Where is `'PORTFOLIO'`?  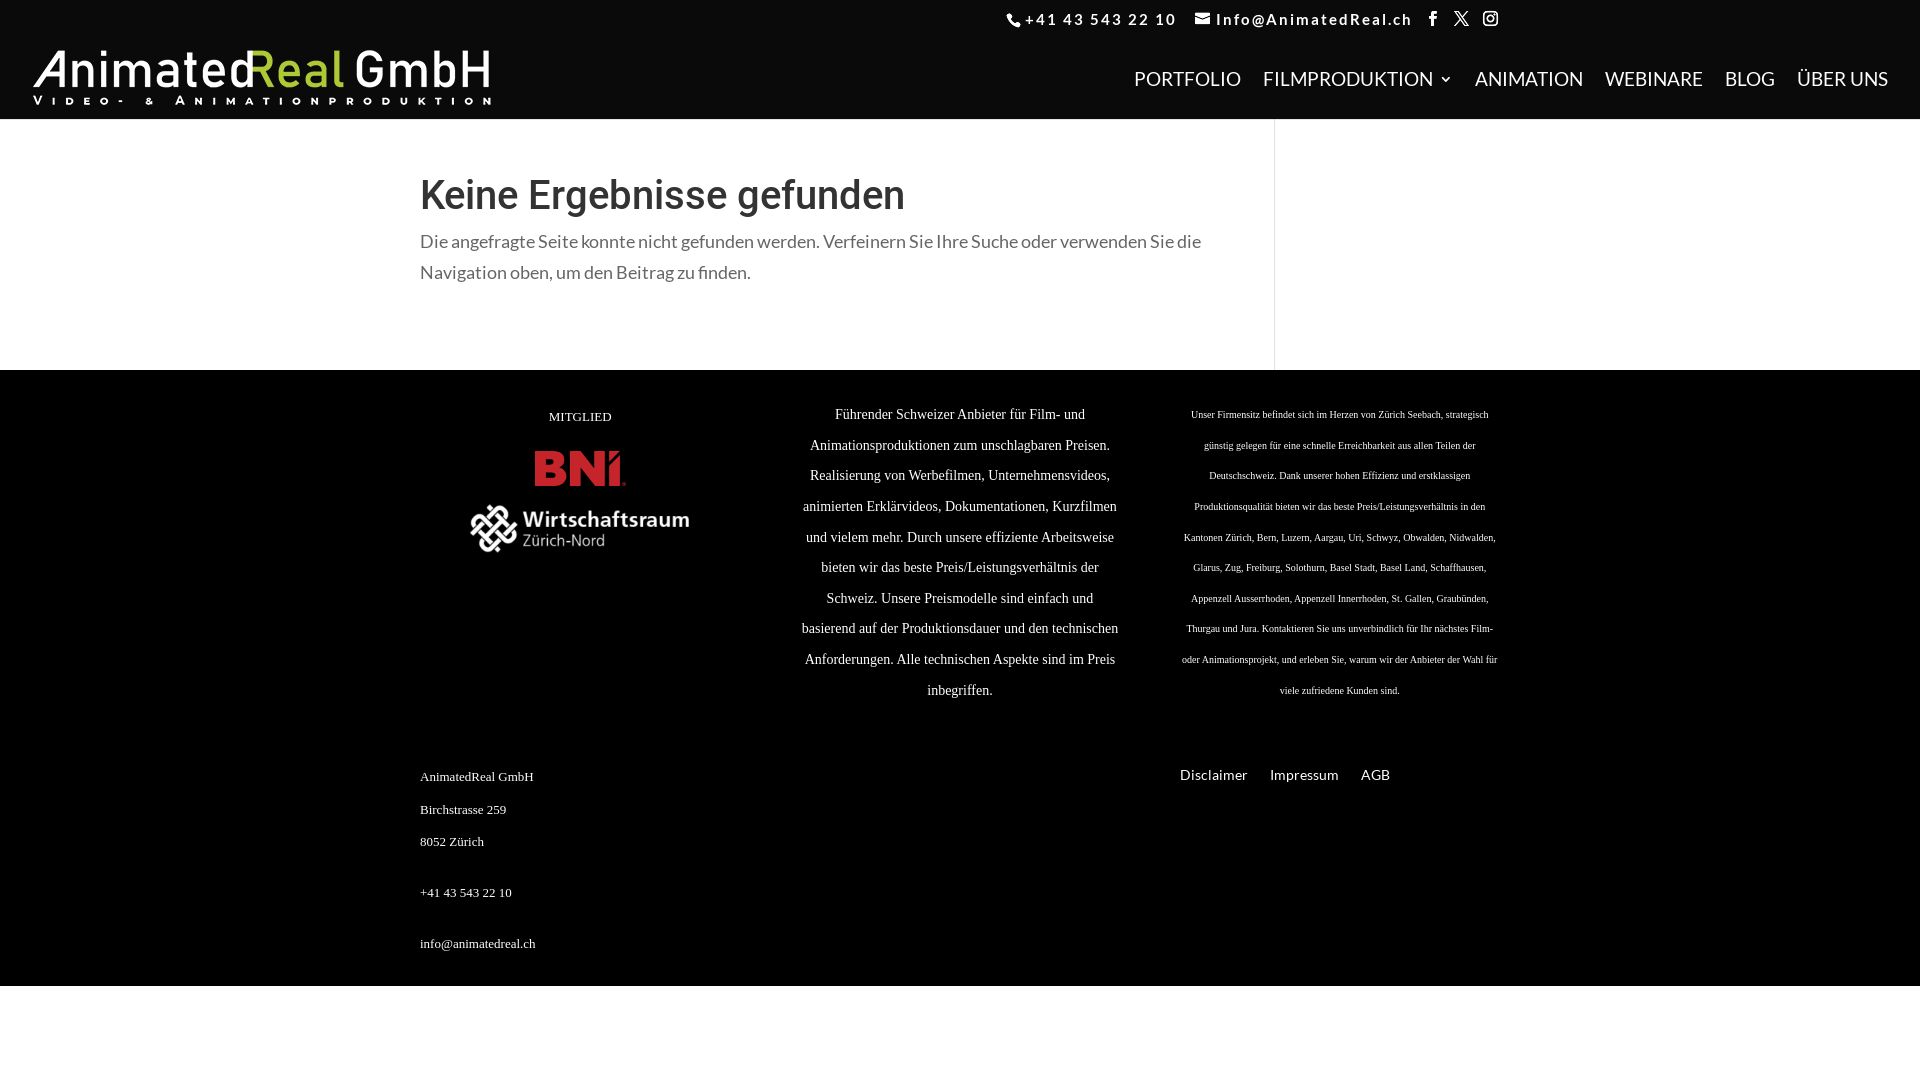
'PORTFOLIO' is located at coordinates (1187, 95).